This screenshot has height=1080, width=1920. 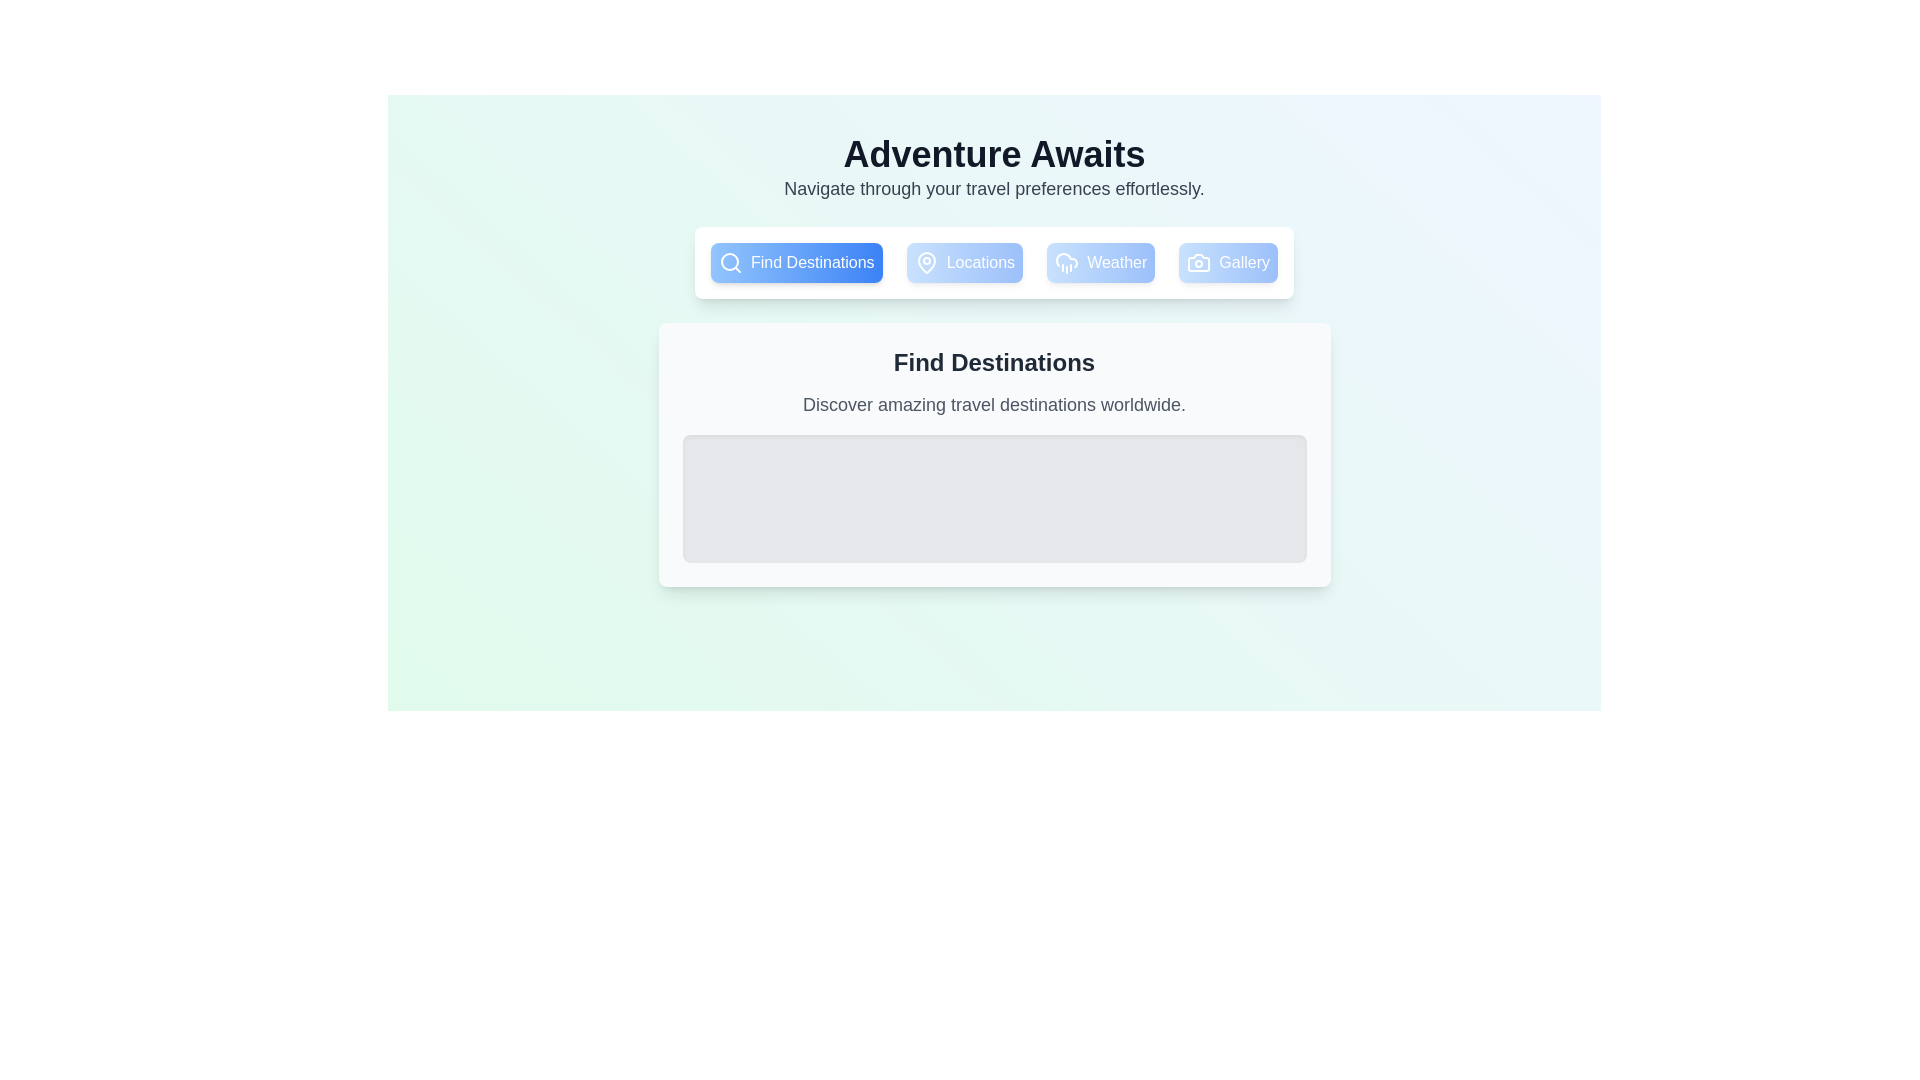 I want to click on the tab labeled Gallery to explore its content, so click(x=1227, y=261).